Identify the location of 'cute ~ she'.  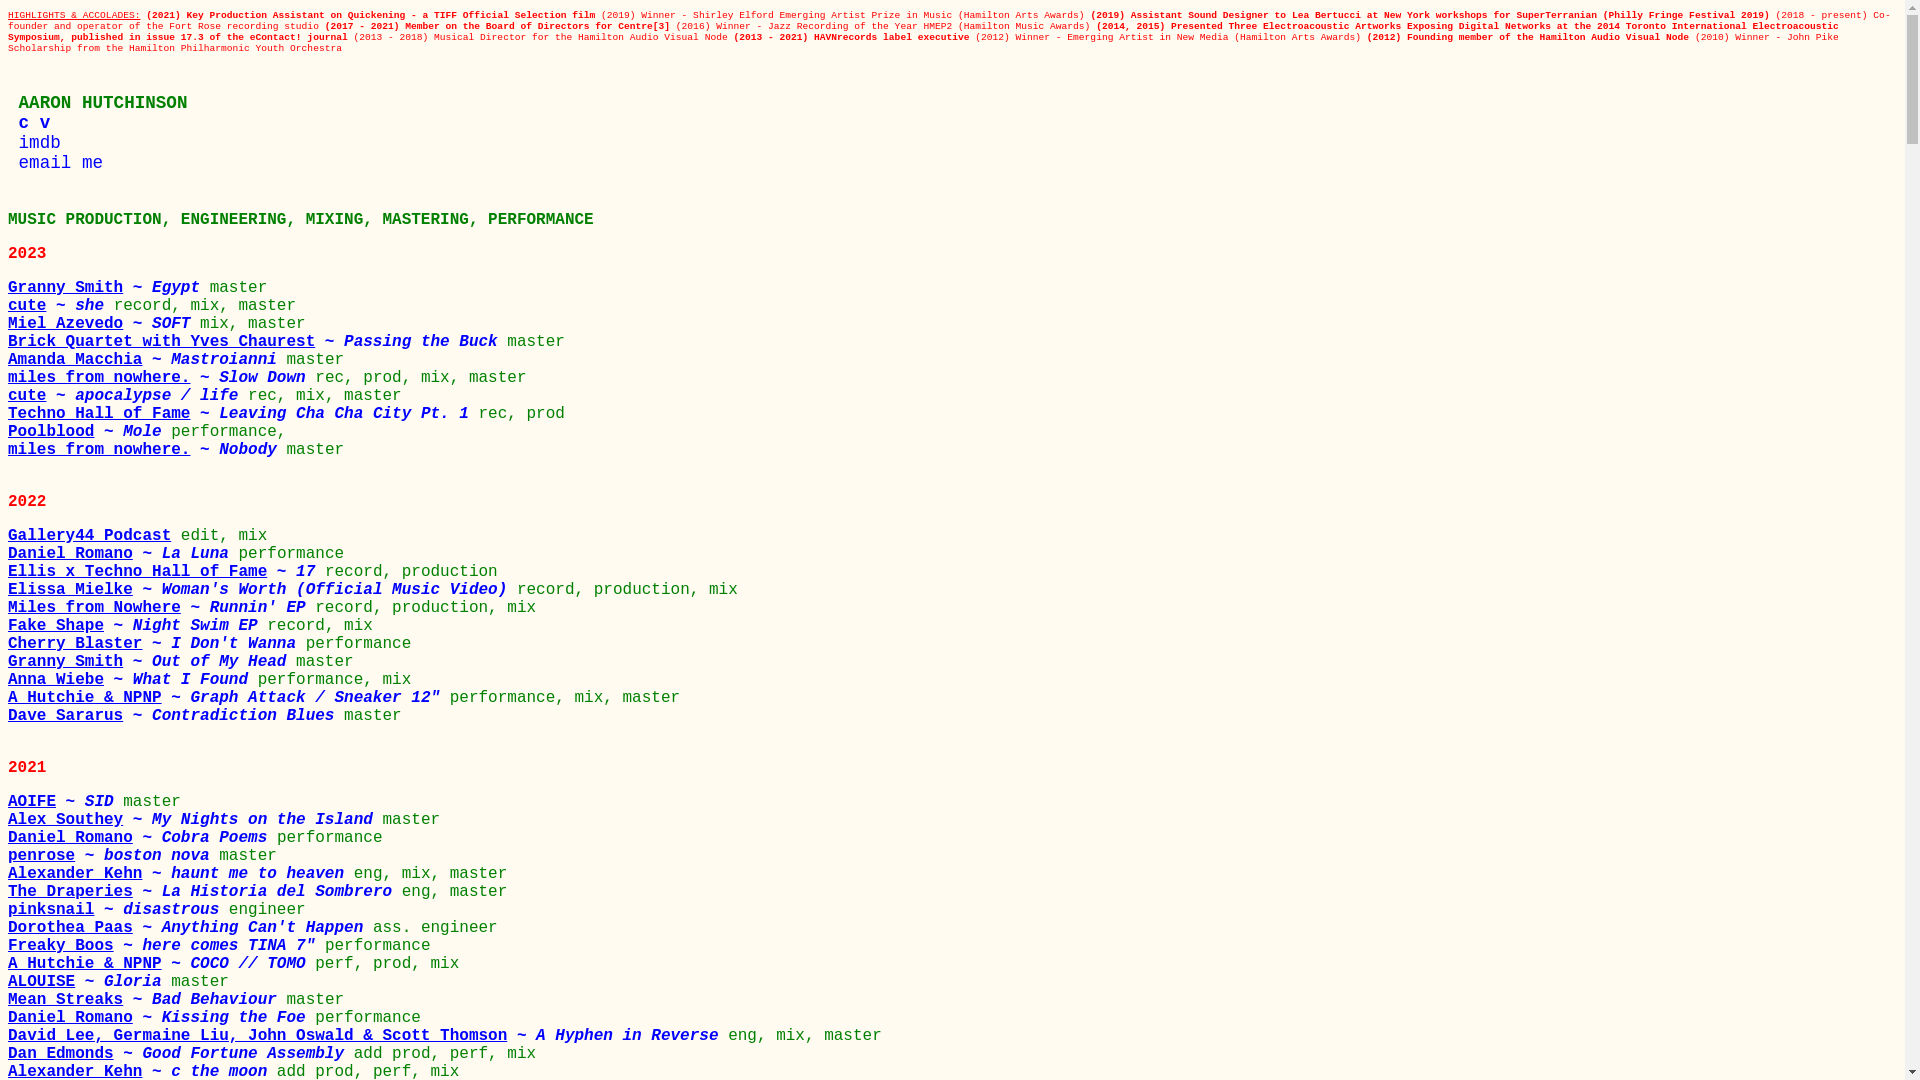
(61, 305).